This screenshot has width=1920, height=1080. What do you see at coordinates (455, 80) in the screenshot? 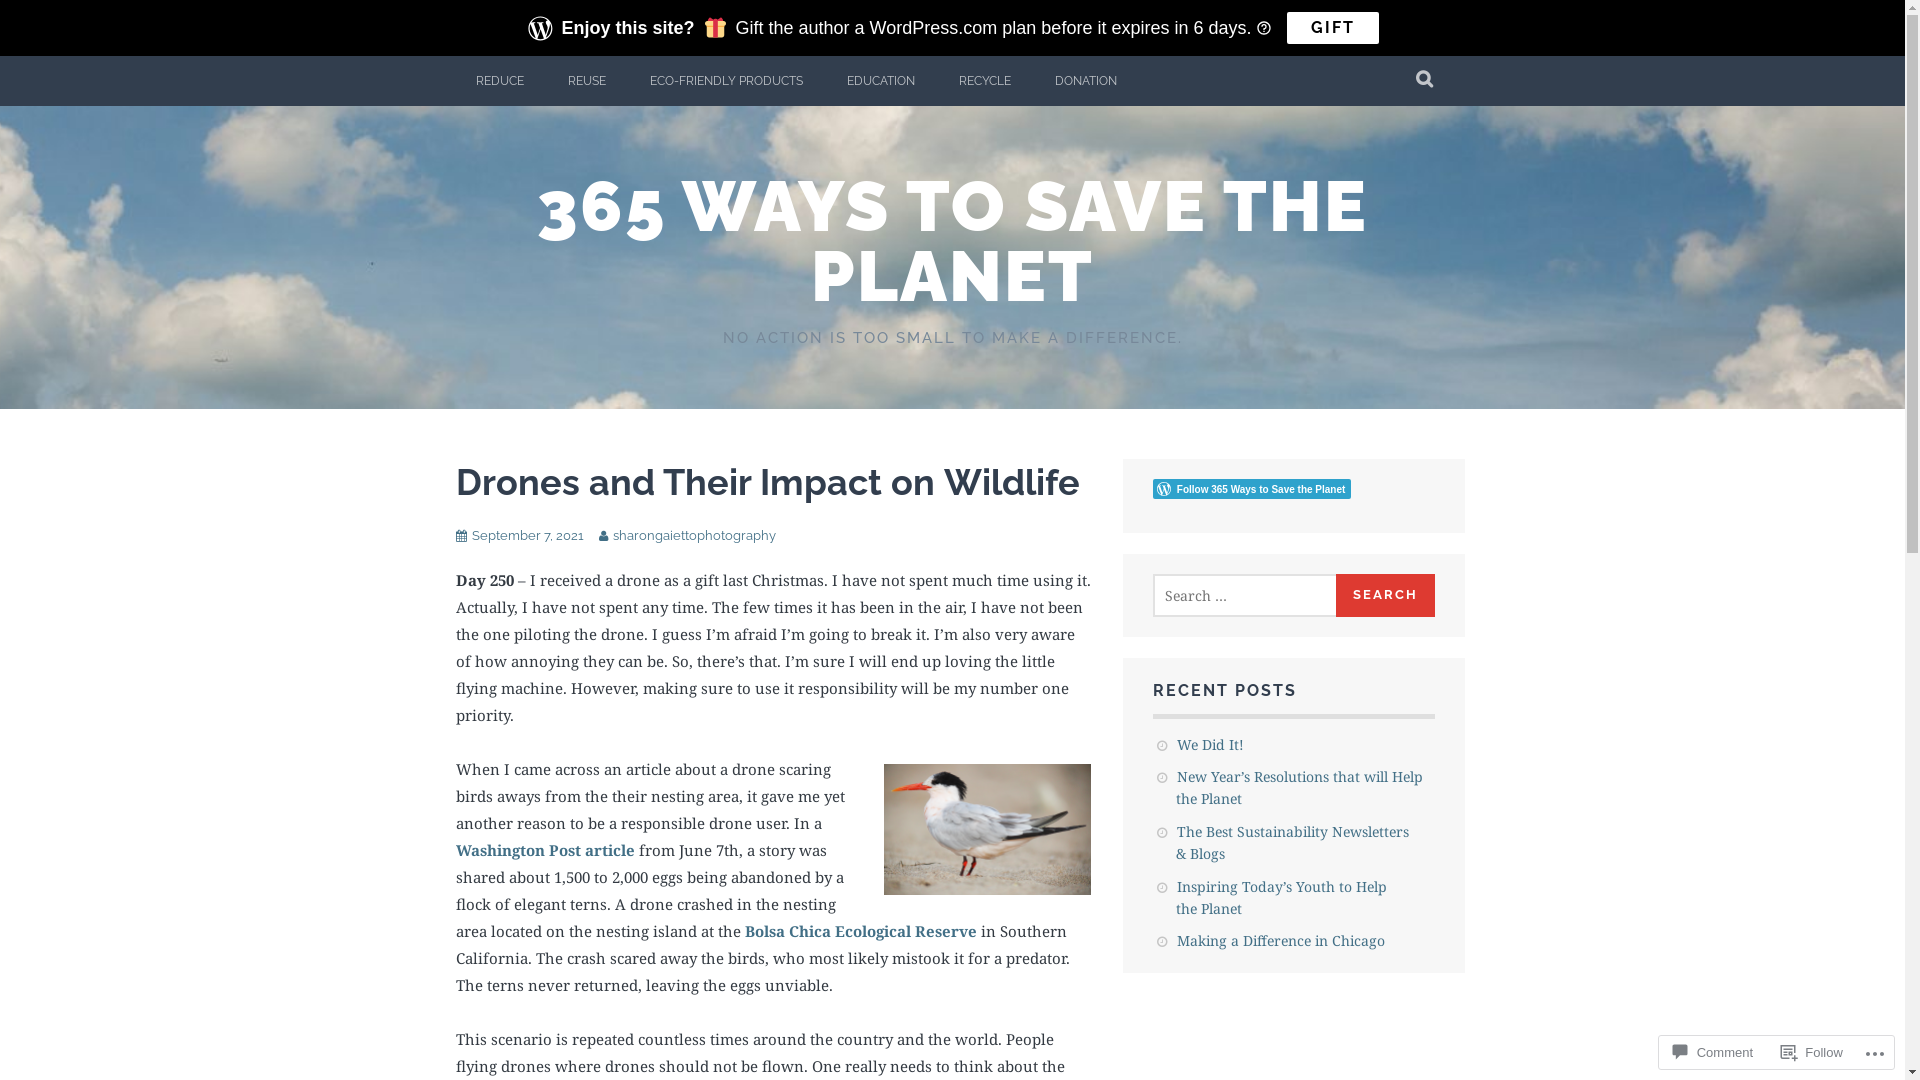
I see `'REDUCE'` at bounding box center [455, 80].